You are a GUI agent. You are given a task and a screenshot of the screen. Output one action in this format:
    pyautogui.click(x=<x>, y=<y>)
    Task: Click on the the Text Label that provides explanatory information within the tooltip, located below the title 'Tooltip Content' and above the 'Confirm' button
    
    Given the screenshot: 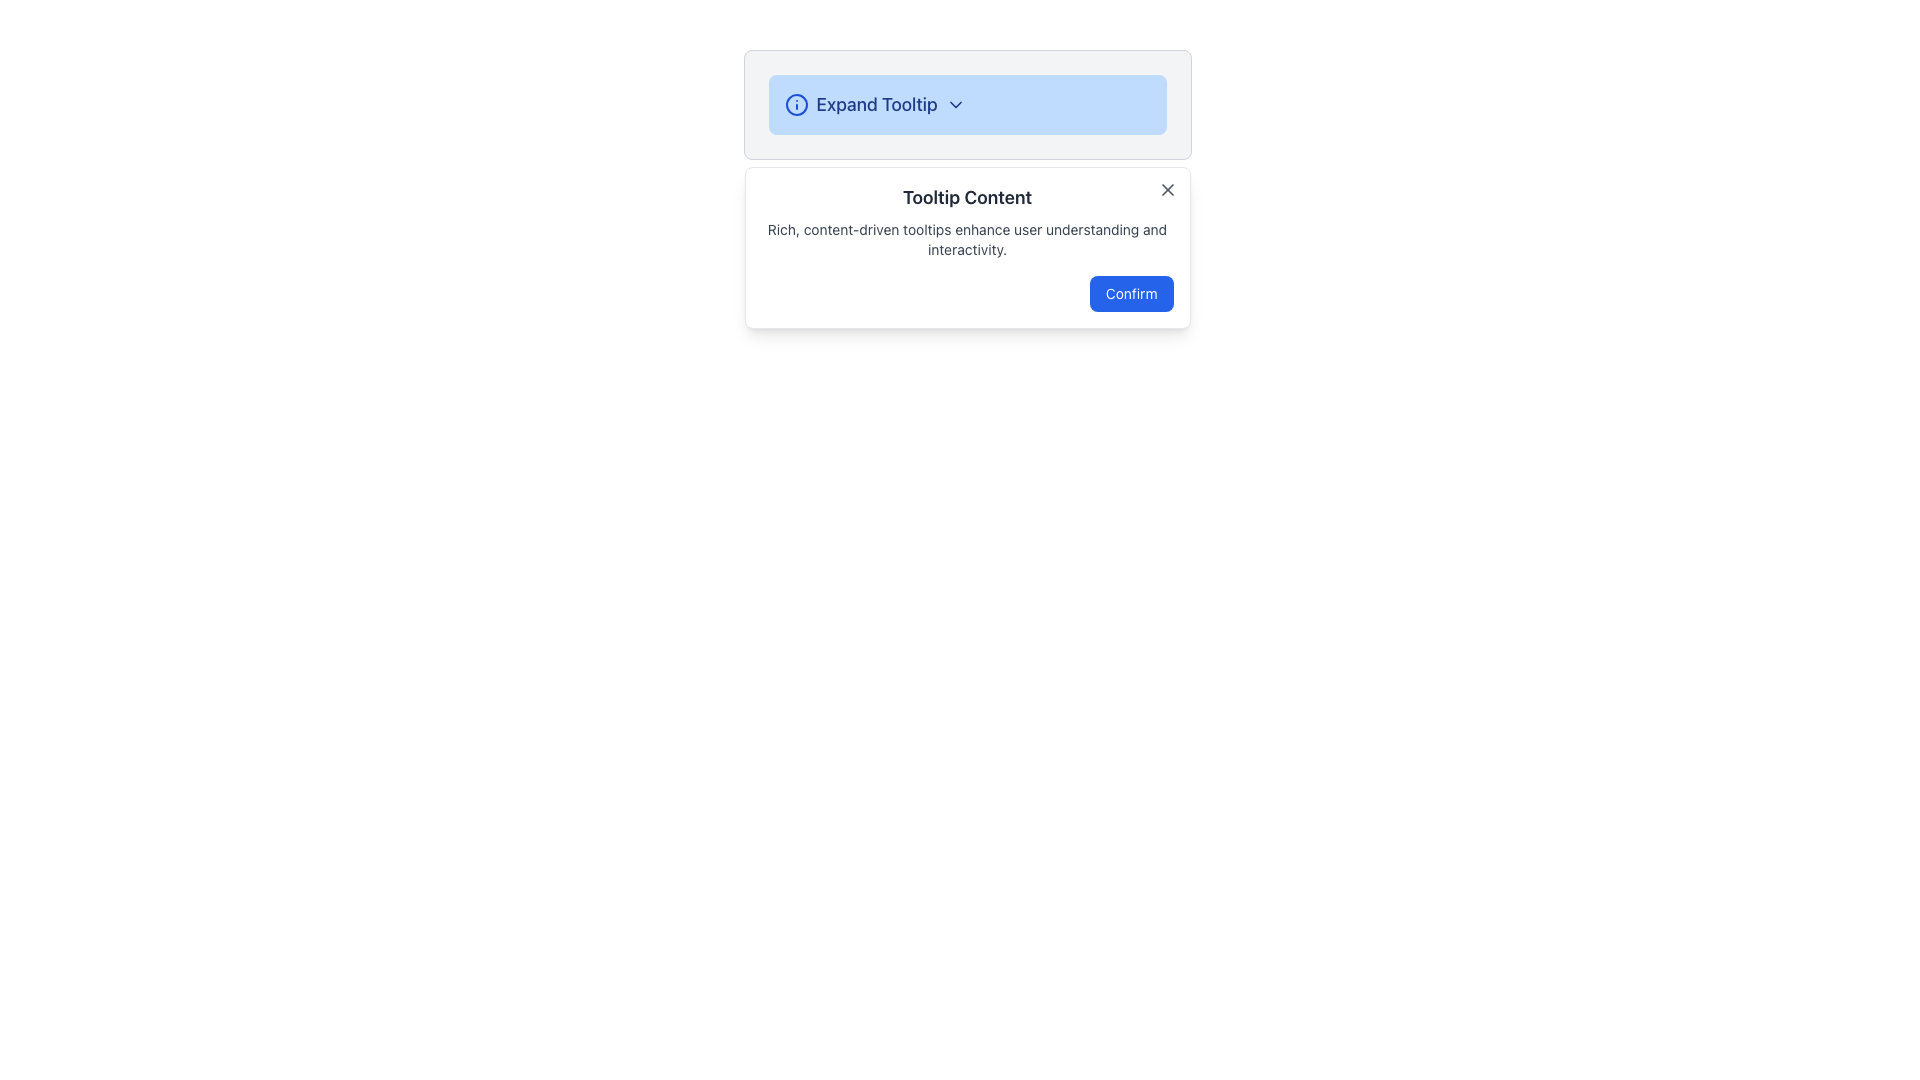 What is the action you would take?
    pyautogui.click(x=967, y=238)
    